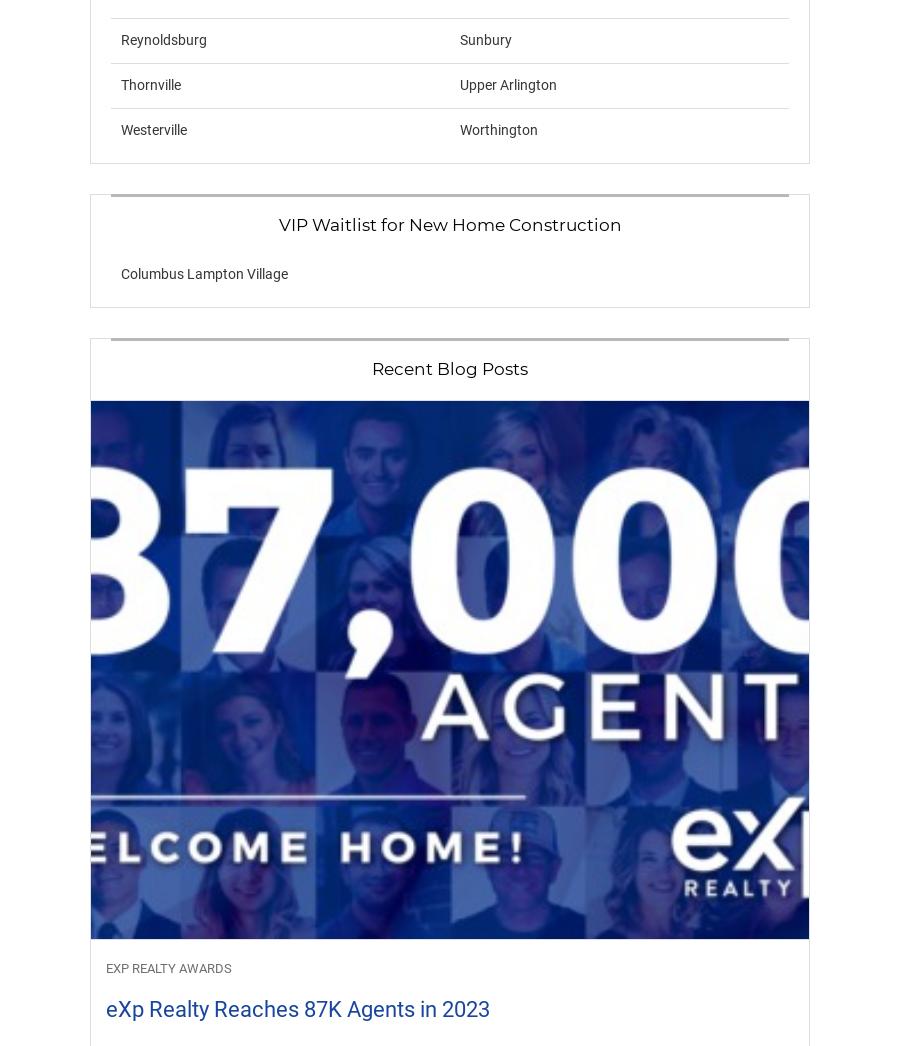  What do you see at coordinates (507, 85) in the screenshot?
I see `'Upper Arlington'` at bounding box center [507, 85].